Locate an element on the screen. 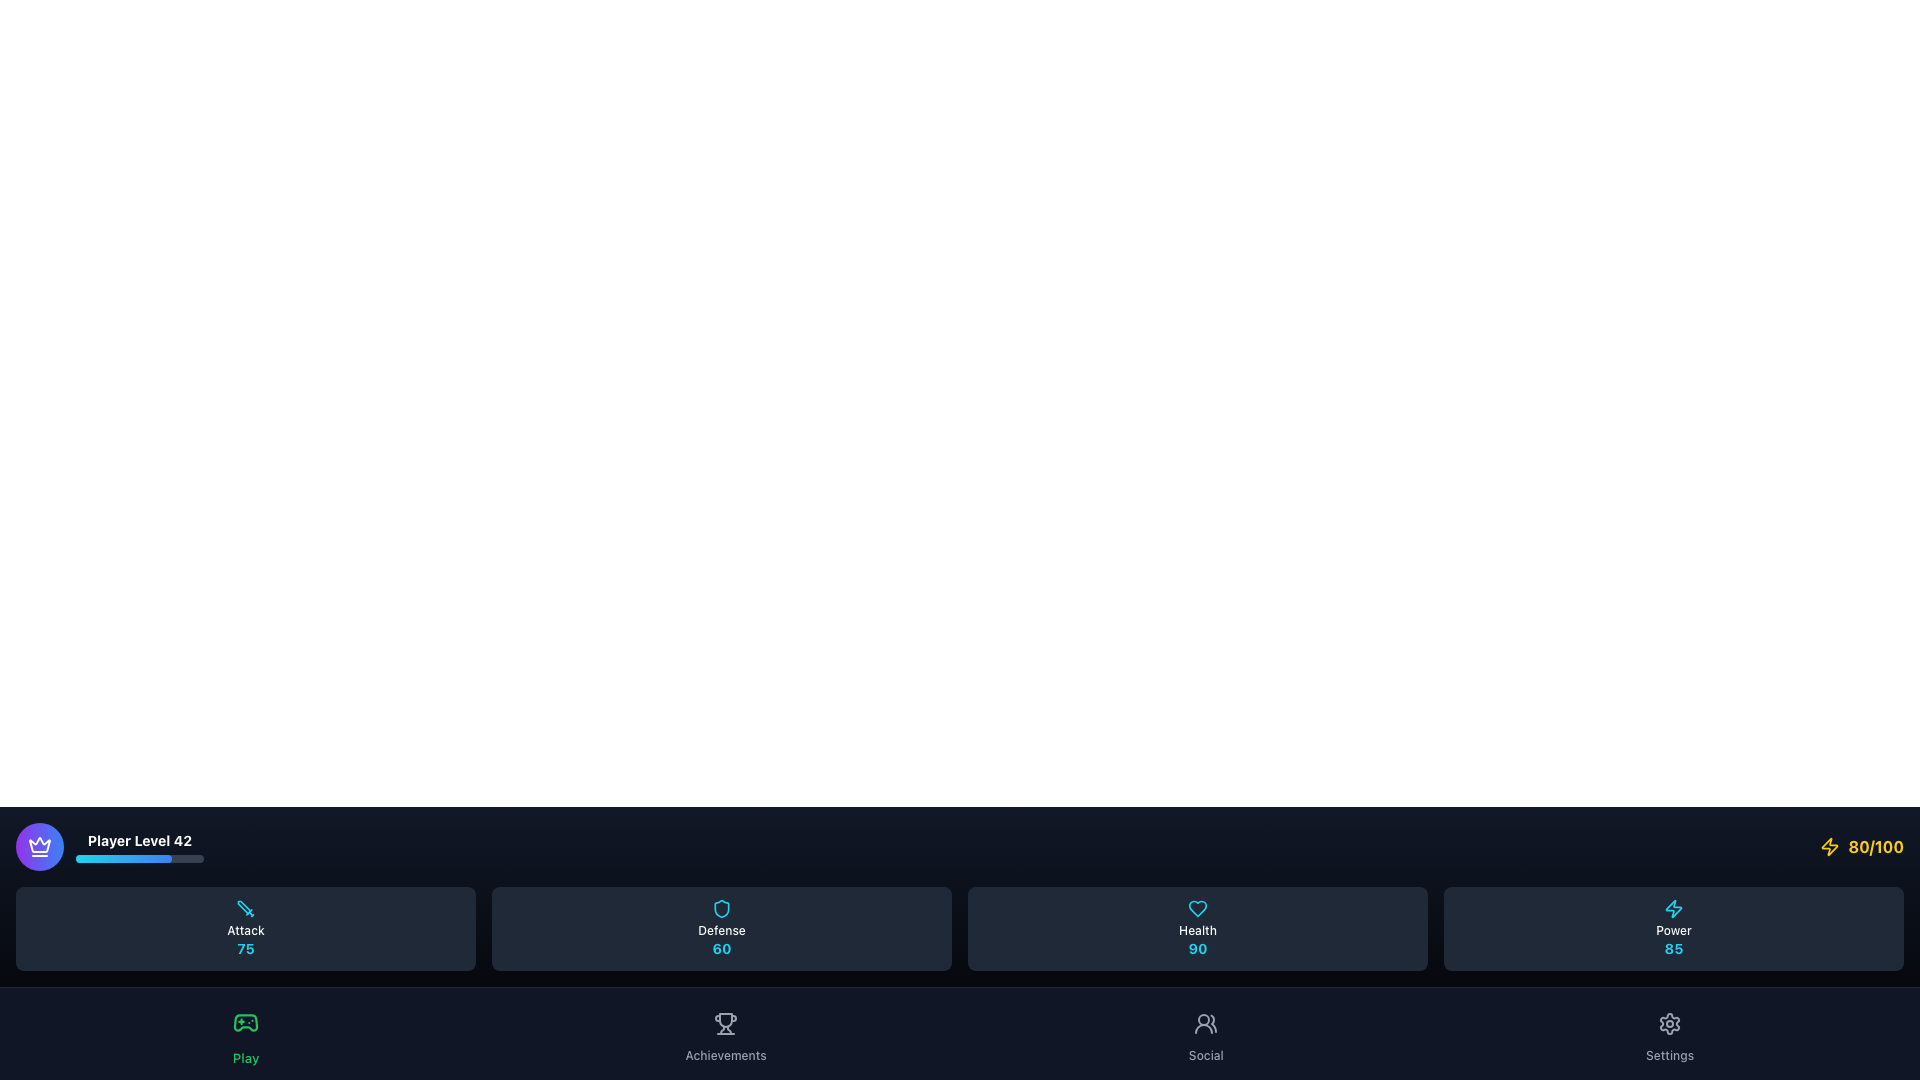 Image resolution: width=1920 pixels, height=1080 pixels. the gear icon button for settings is located at coordinates (1670, 1023).